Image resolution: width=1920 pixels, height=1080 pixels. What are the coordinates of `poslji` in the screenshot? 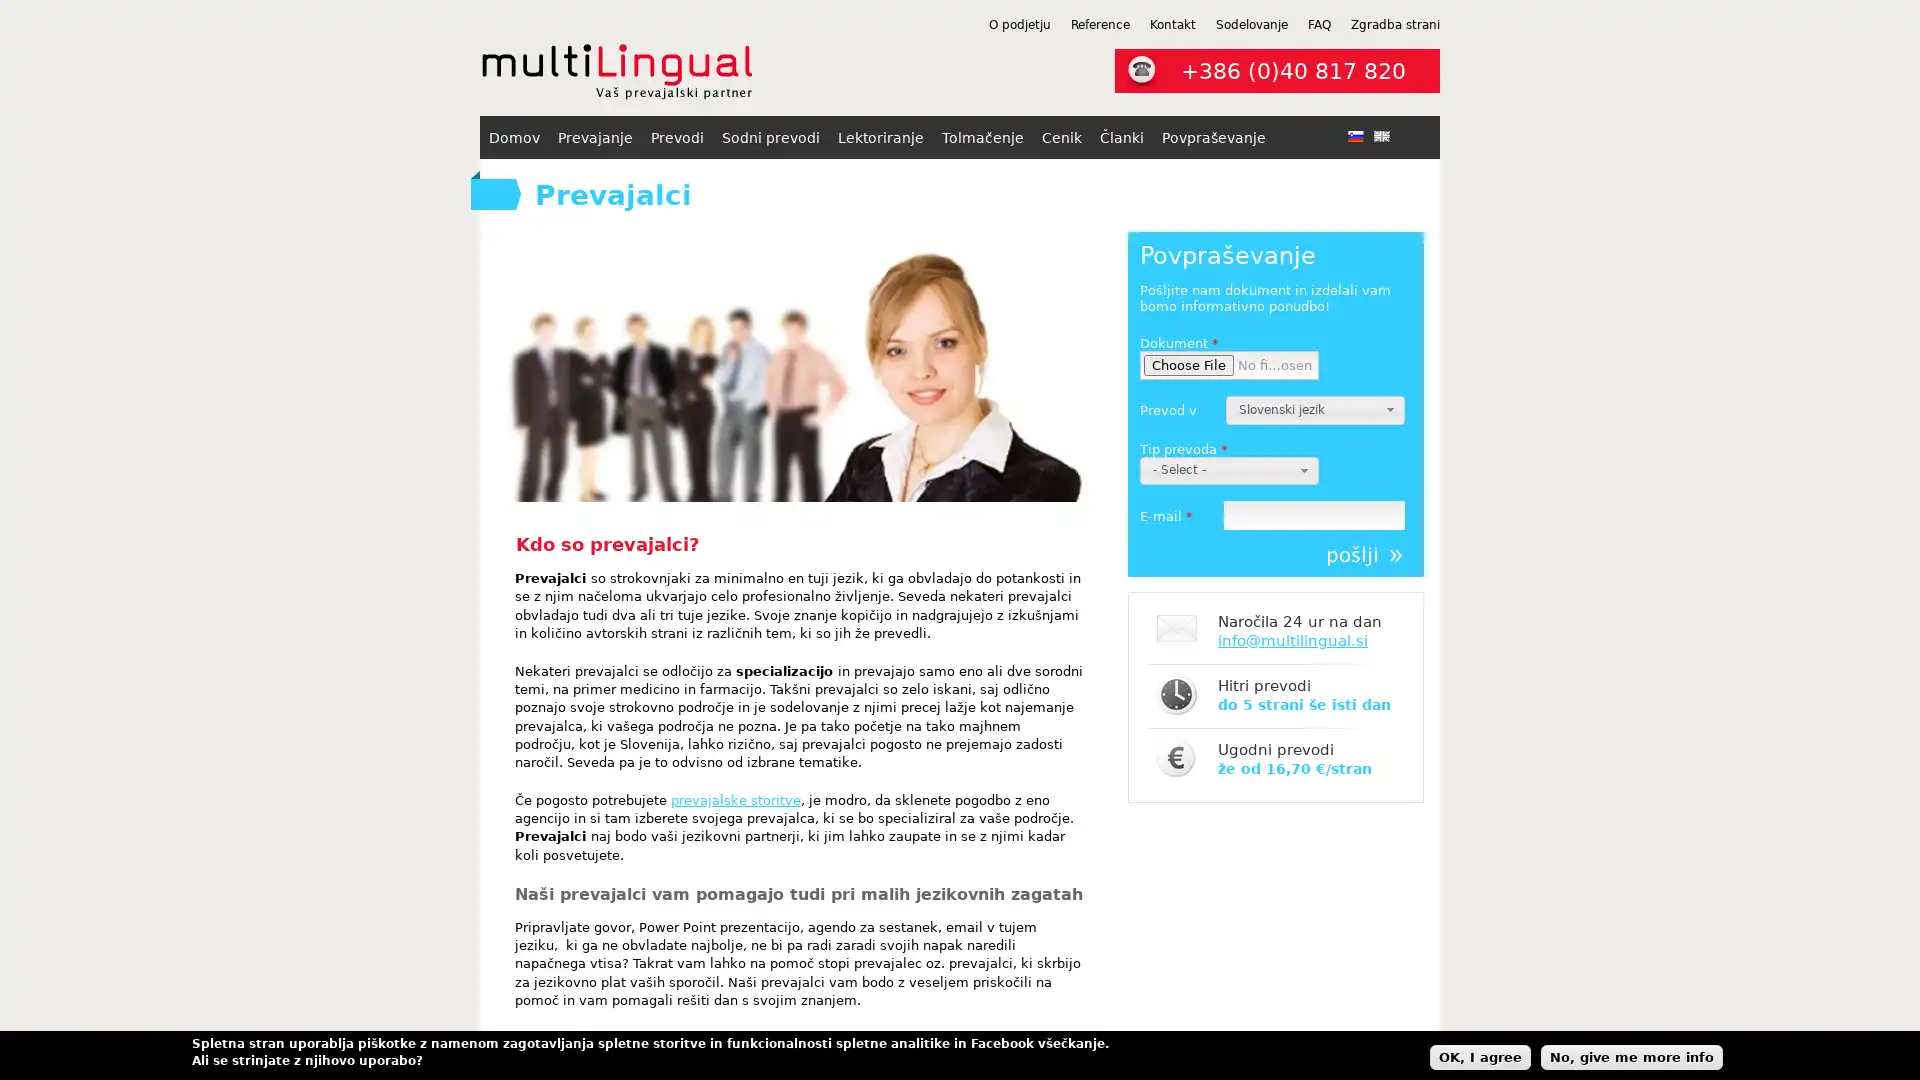 It's located at (1363, 555).